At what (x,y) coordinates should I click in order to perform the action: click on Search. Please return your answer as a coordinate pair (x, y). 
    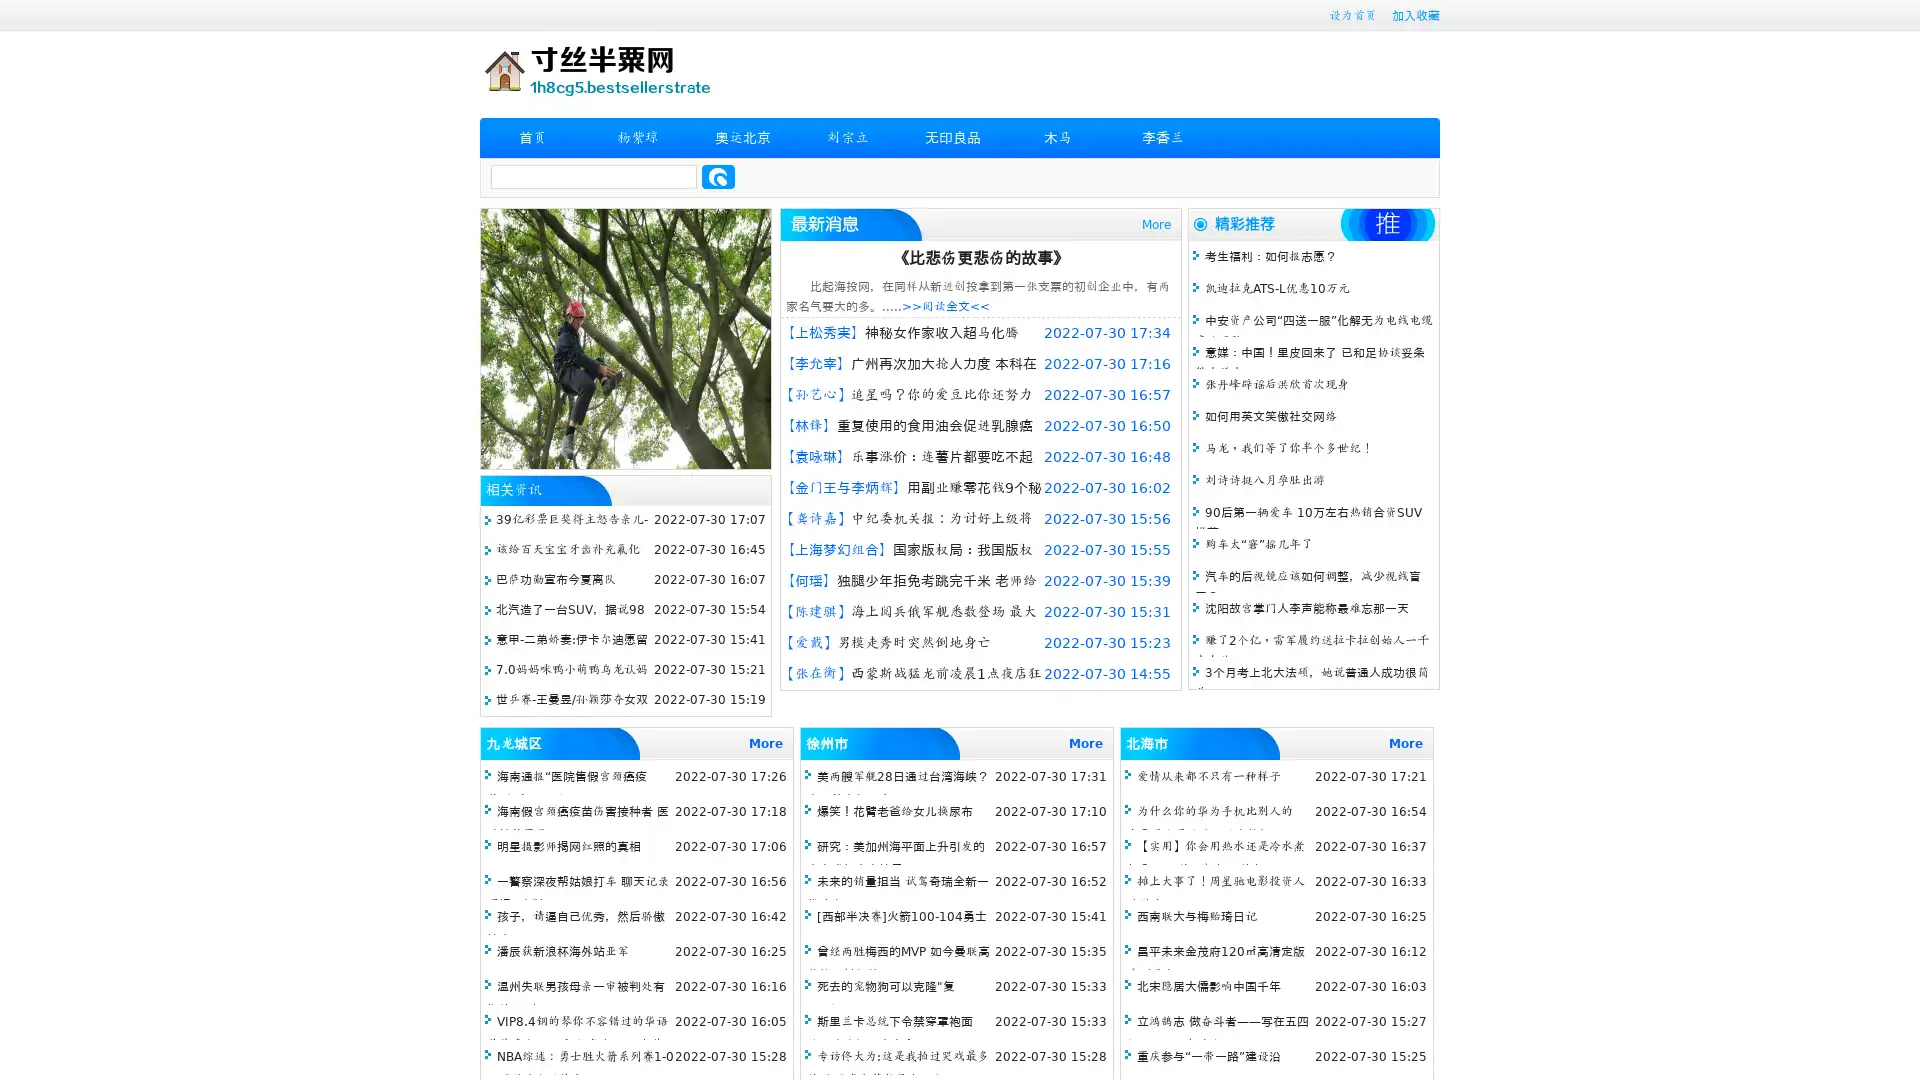
    Looking at the image, I should click on (718, 176).